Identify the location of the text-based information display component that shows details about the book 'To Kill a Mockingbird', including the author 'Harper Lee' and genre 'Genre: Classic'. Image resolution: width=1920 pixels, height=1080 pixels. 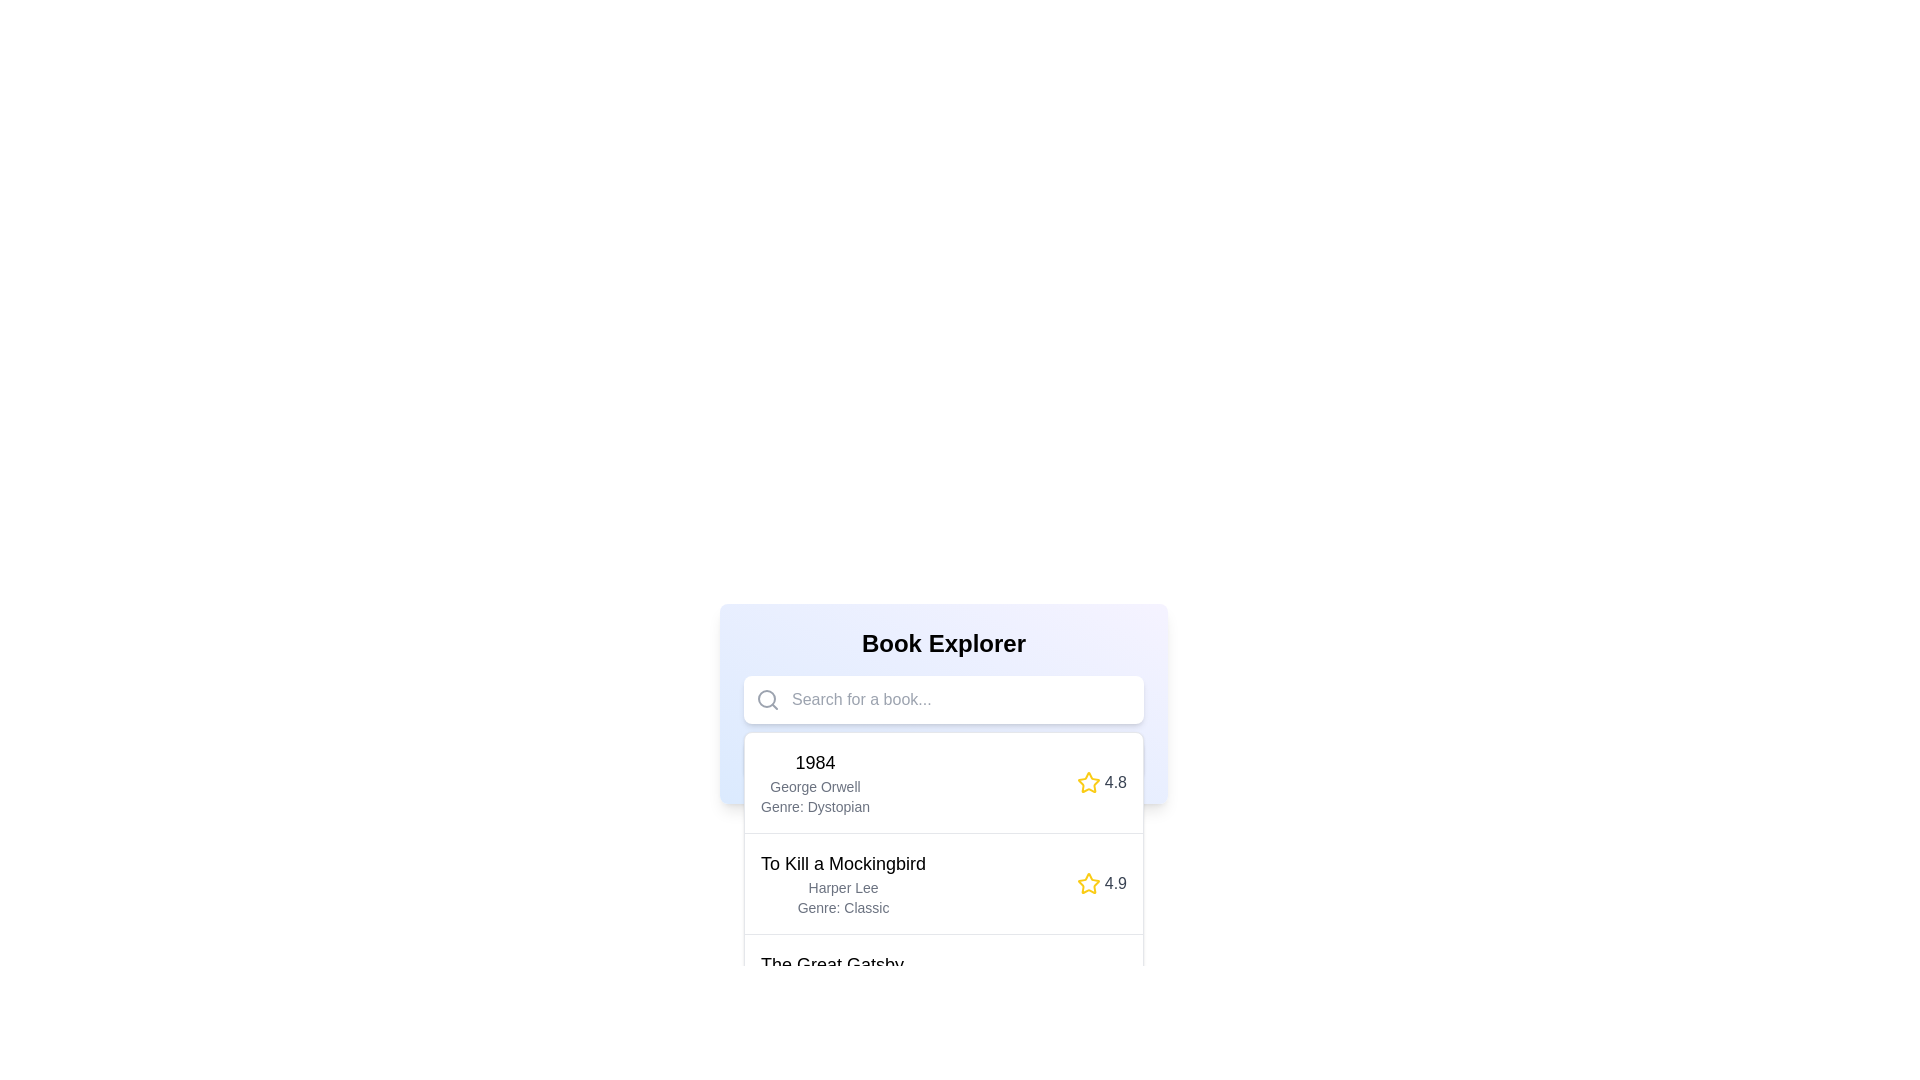
(843, 882).